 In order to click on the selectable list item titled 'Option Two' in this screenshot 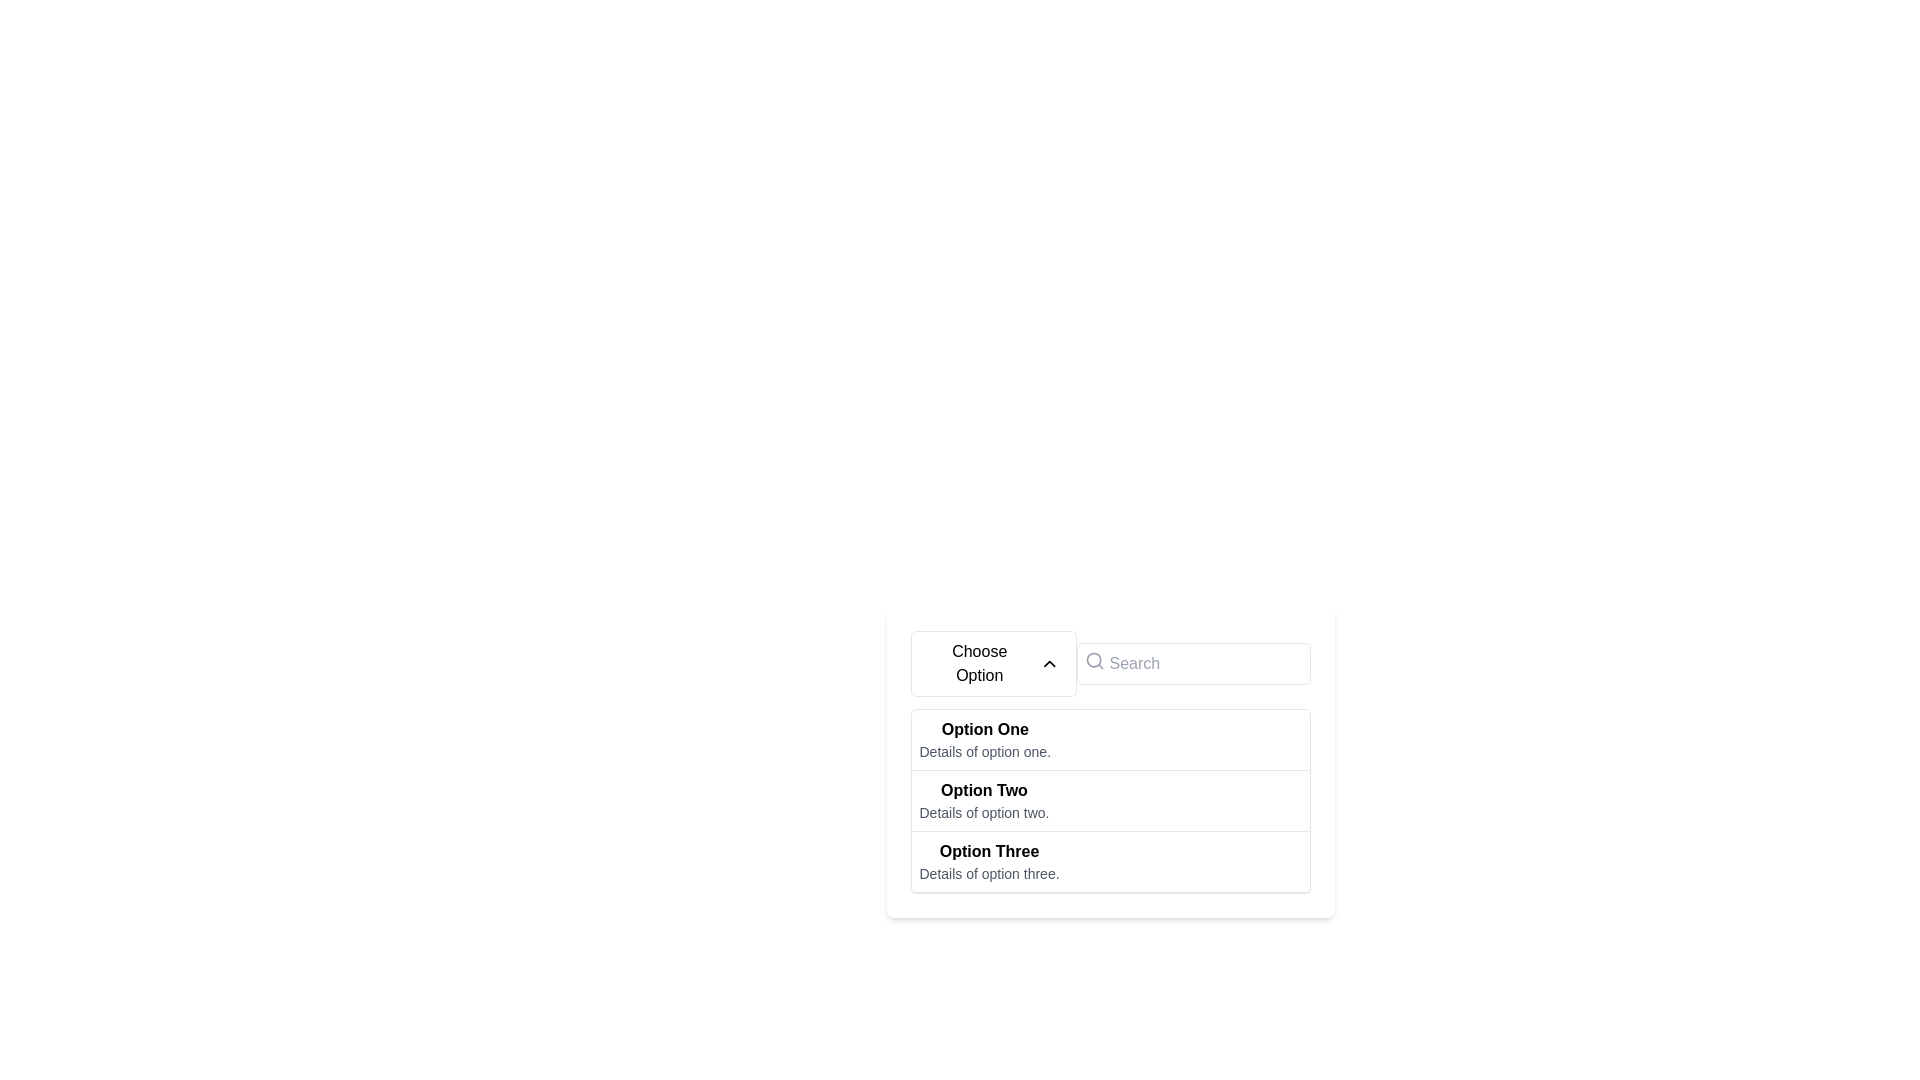, I will do `click(1109, 800)`.